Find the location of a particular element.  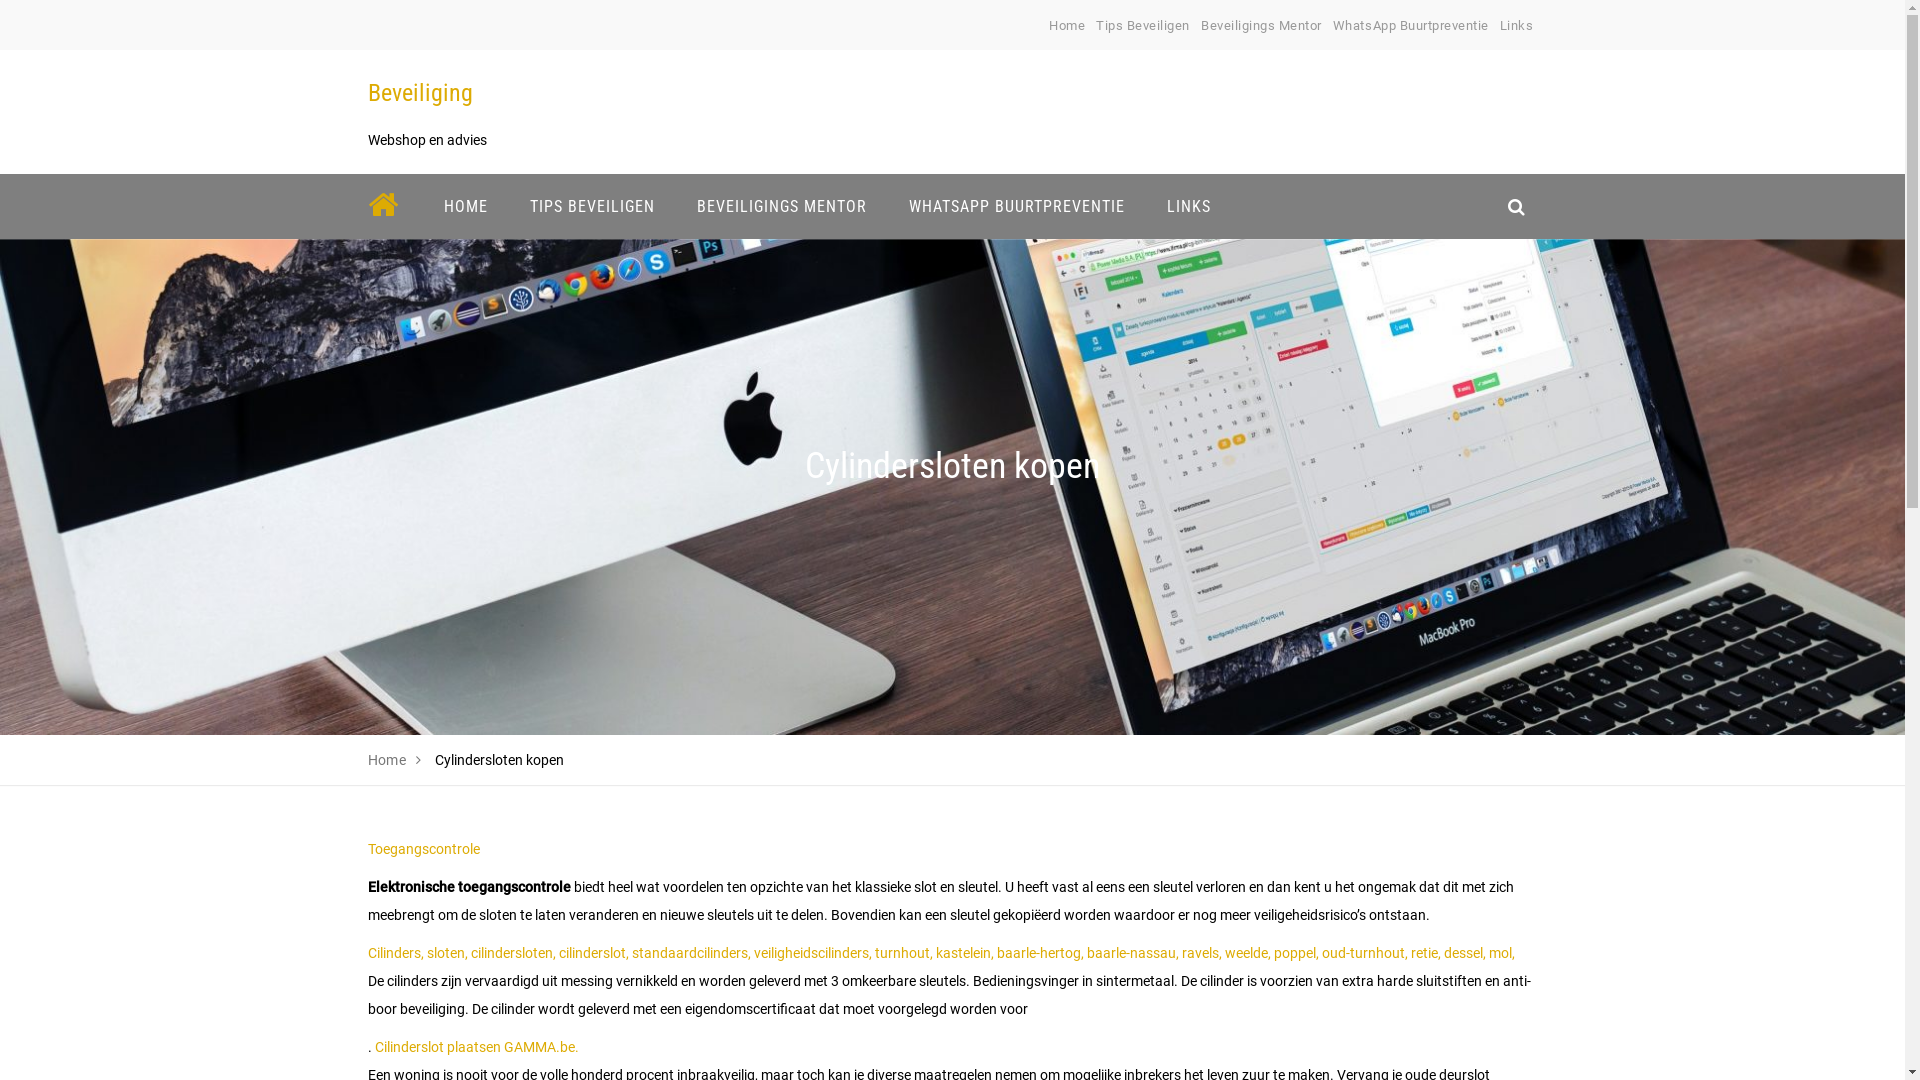

'Links' is located at coordinates (1516, 25).